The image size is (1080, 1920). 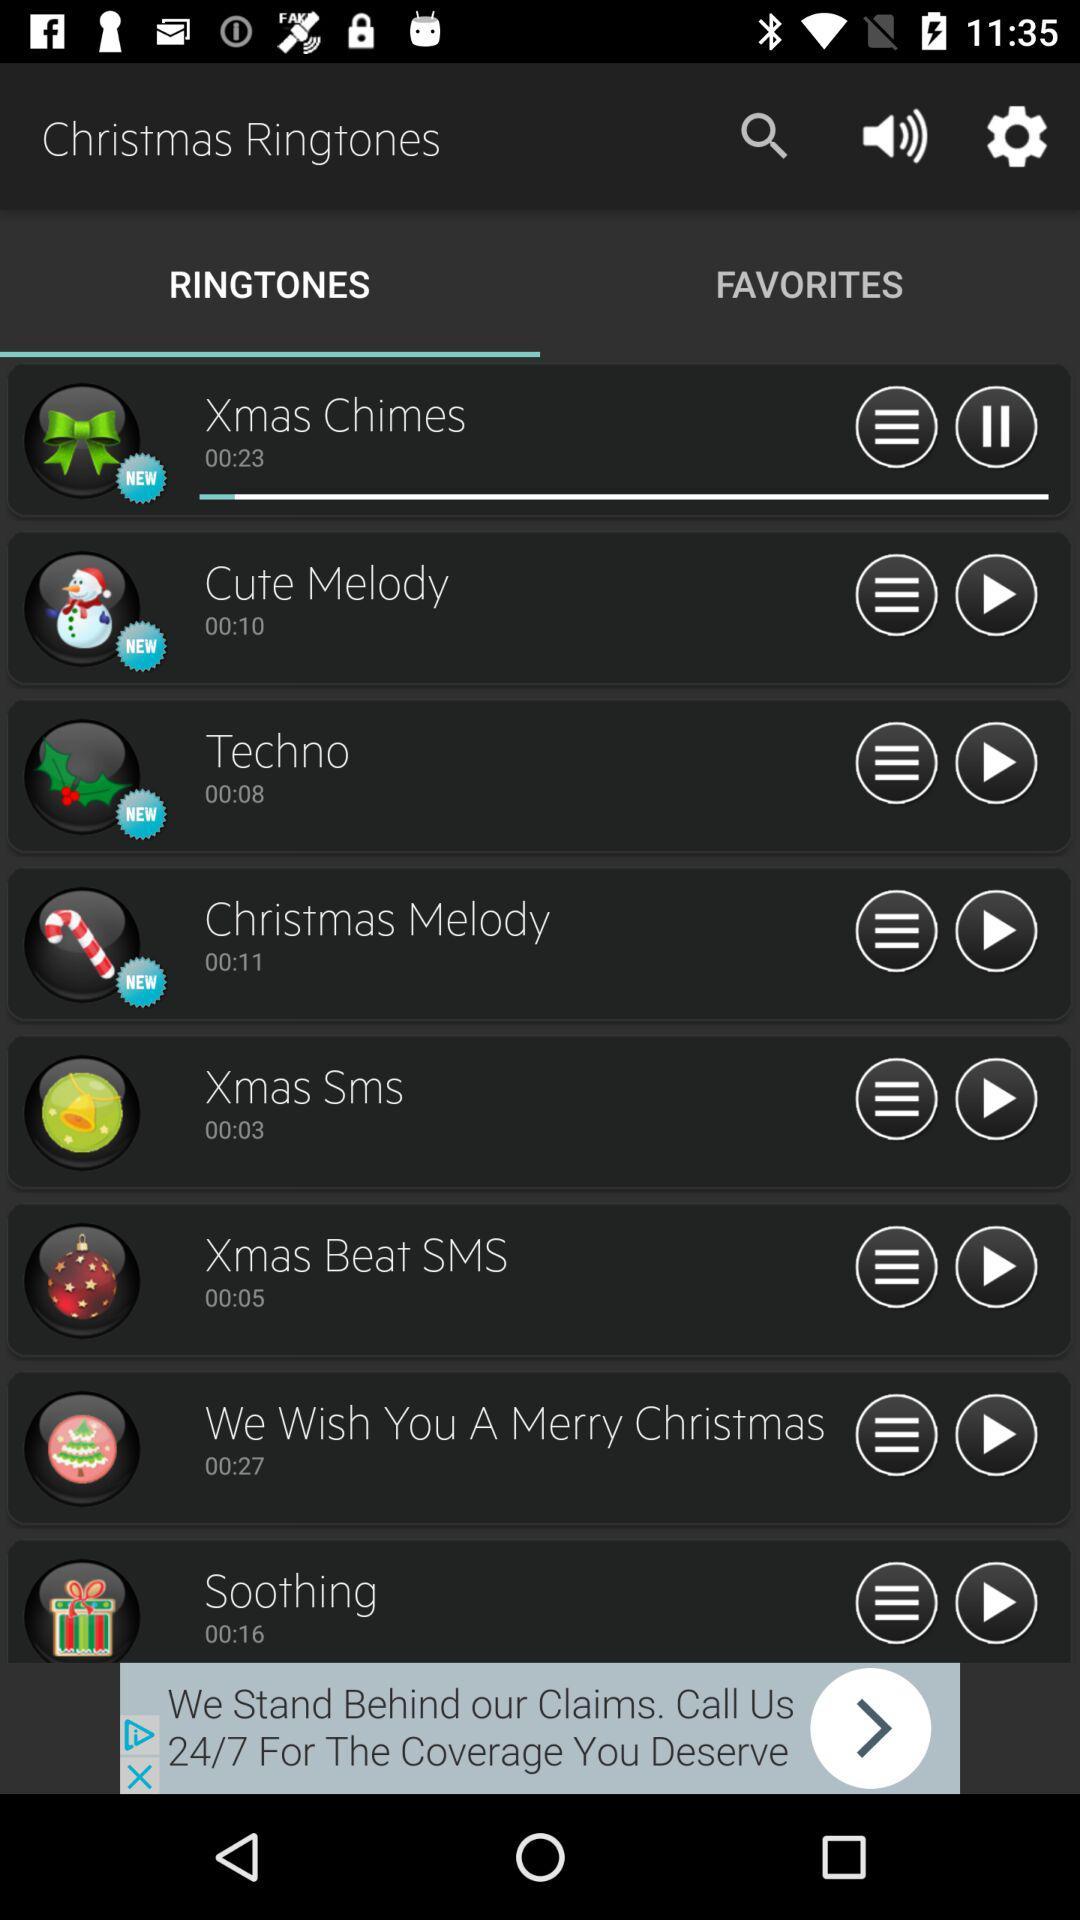 I want to click on costumes, so click(x=895, y=1604).